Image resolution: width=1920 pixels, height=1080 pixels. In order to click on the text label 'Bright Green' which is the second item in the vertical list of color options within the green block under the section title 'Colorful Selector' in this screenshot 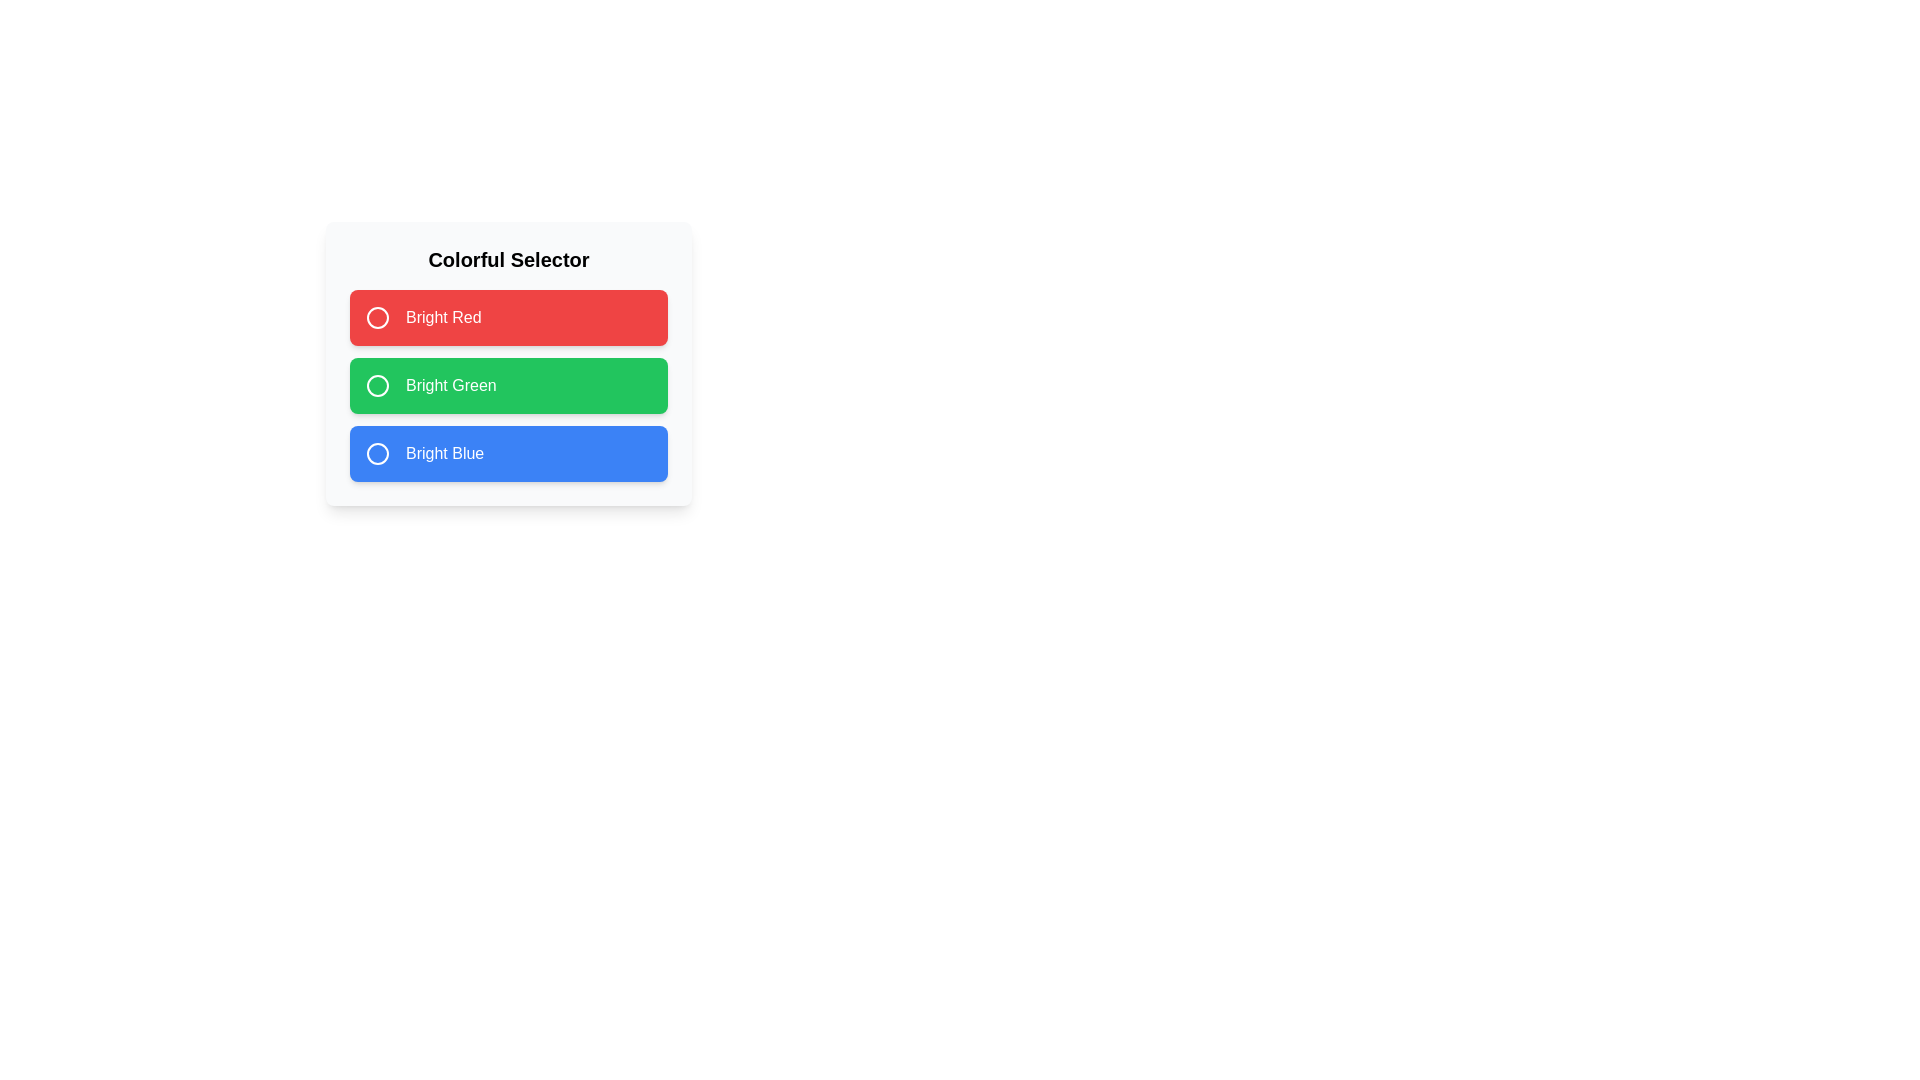, I will do `click(450, 385)`.